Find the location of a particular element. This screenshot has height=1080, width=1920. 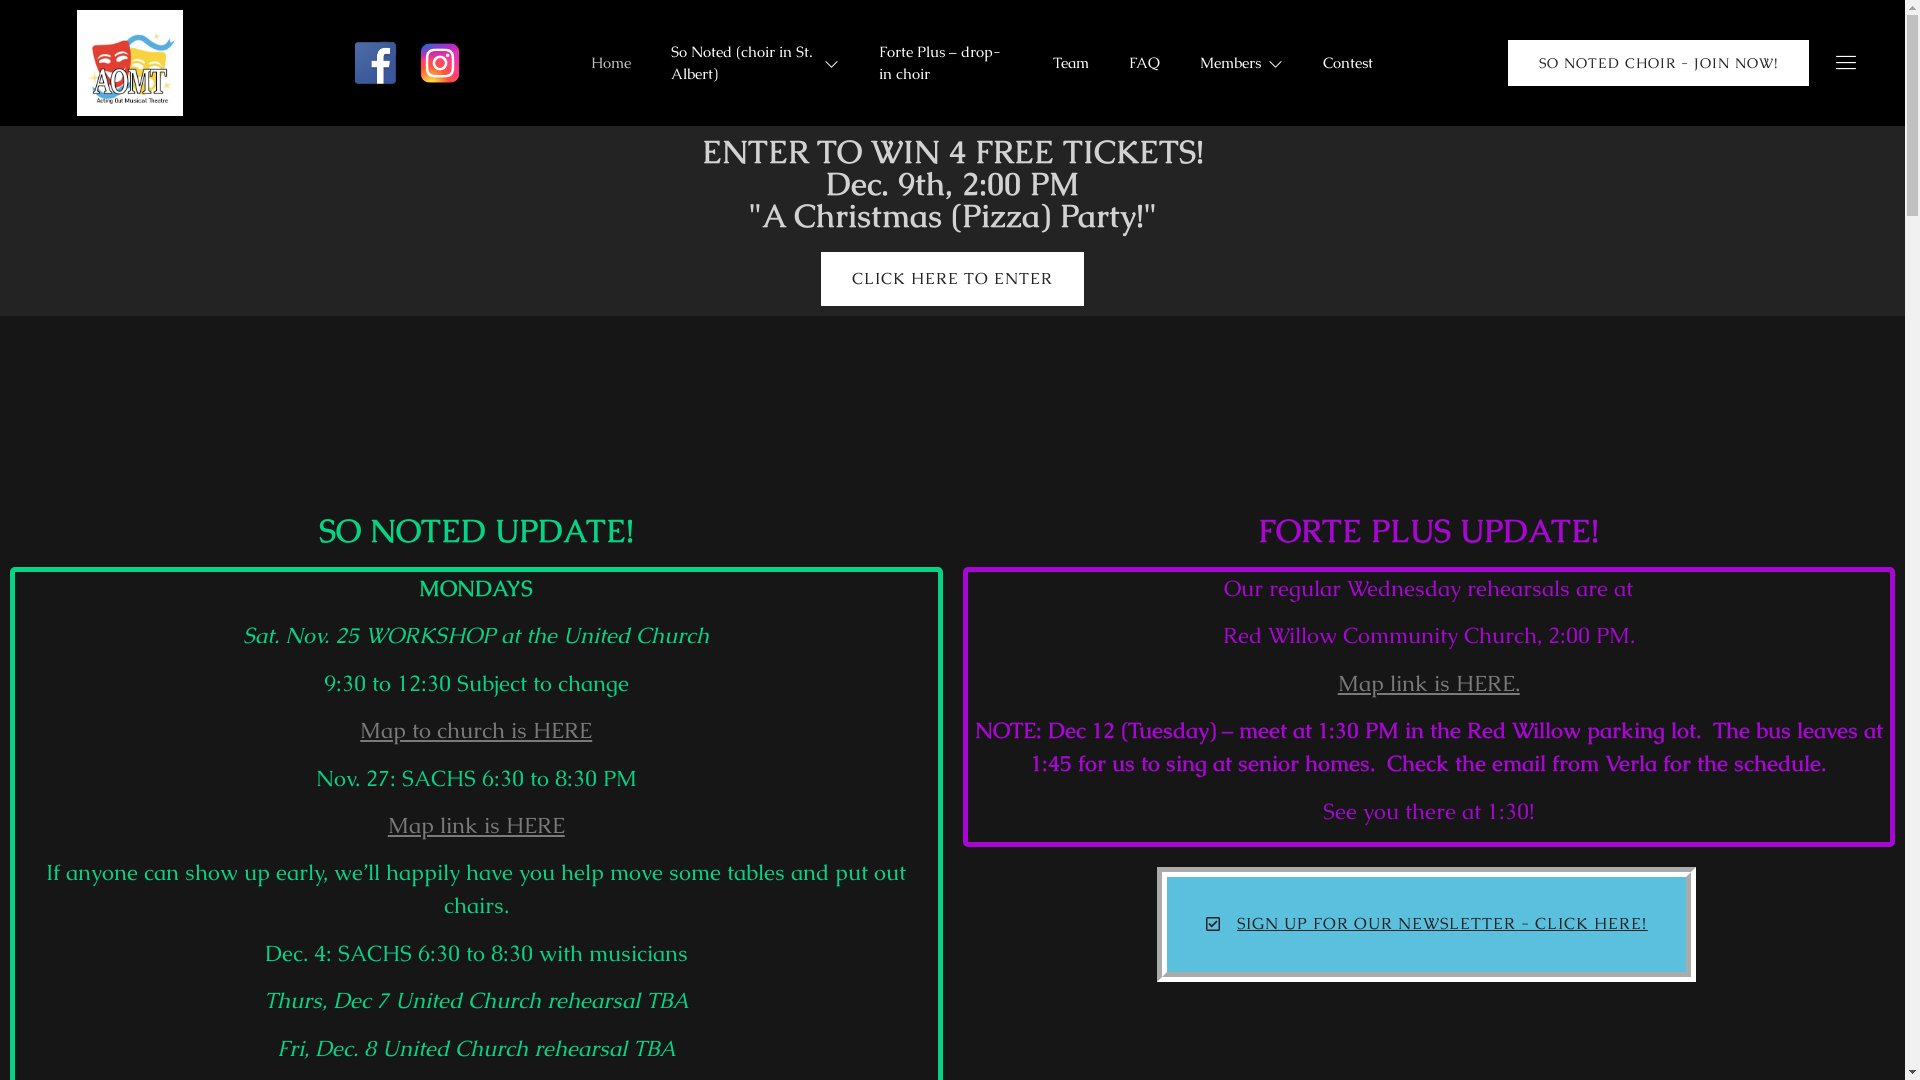

'Team' is located at coordinates (1069, 61).